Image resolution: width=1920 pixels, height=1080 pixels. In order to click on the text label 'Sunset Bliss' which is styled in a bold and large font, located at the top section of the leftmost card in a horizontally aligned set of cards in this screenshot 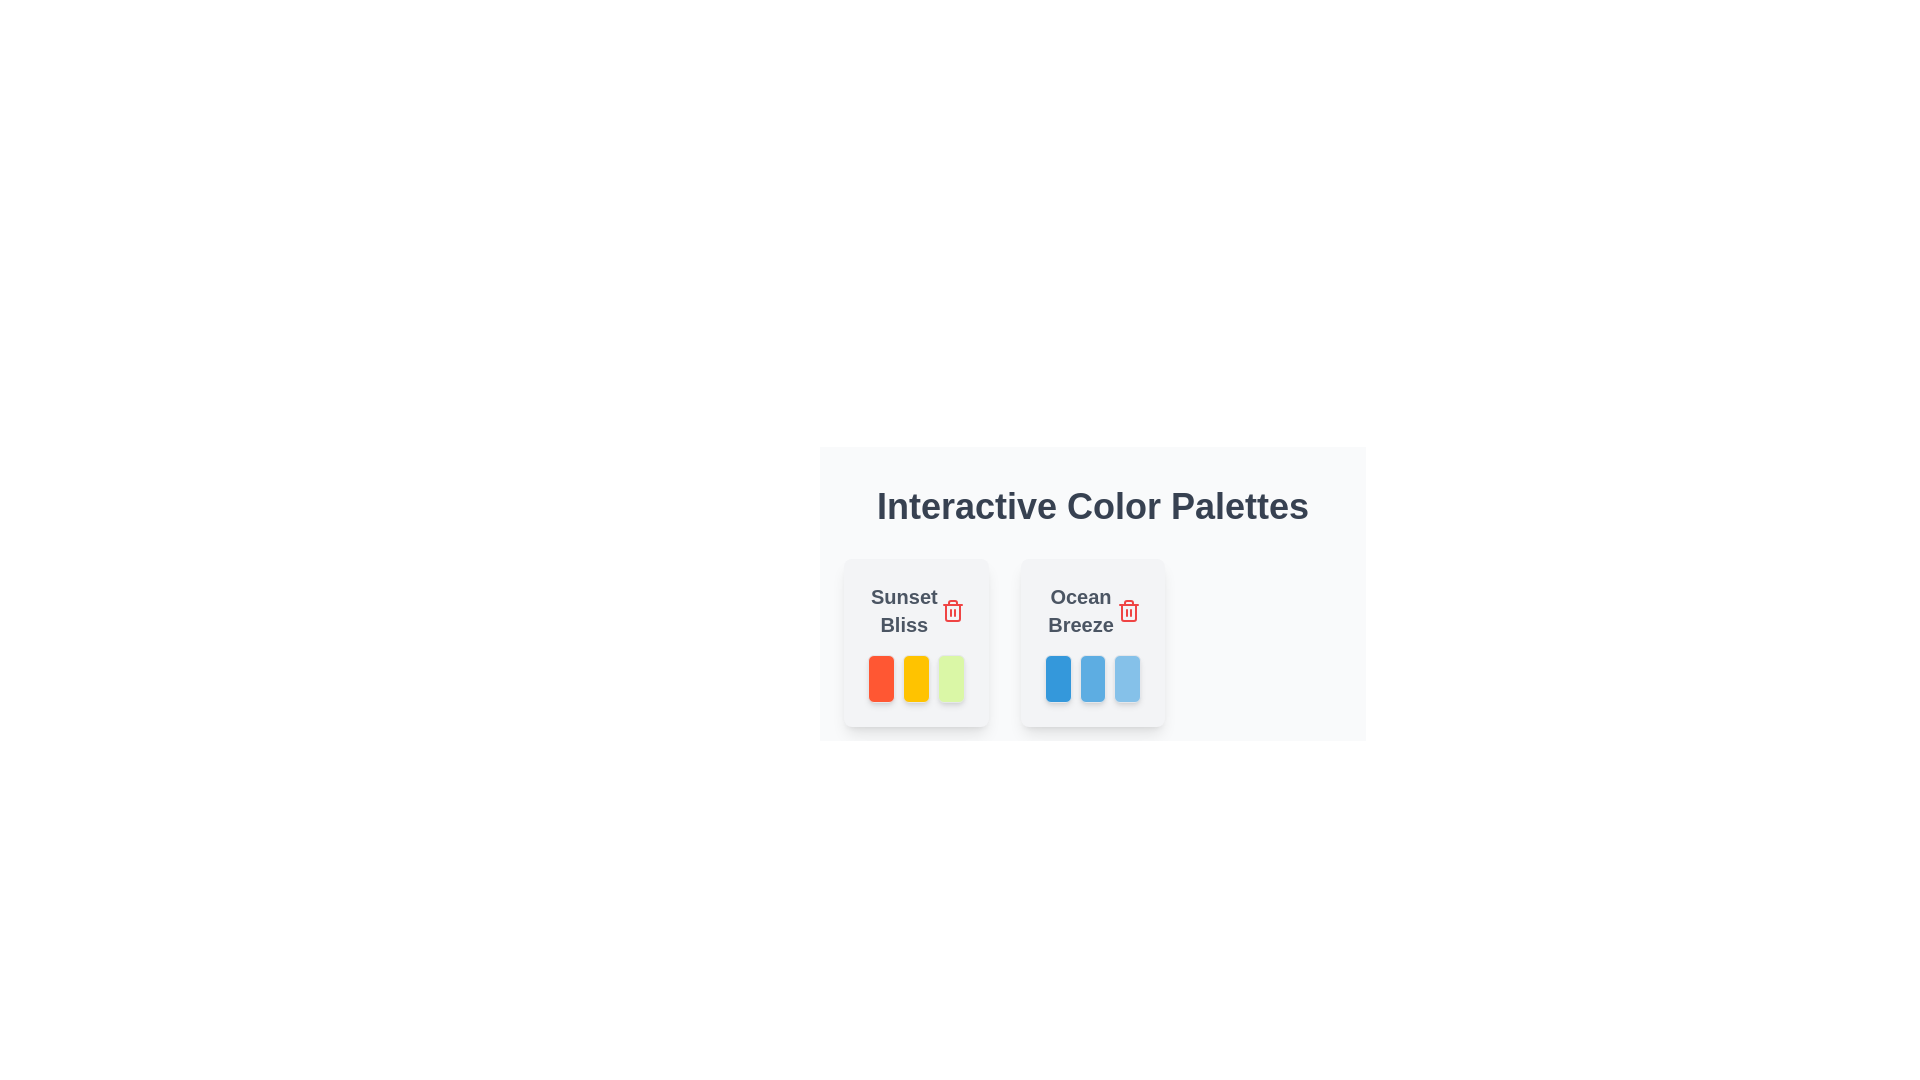, I will do `click(915, 609)`.